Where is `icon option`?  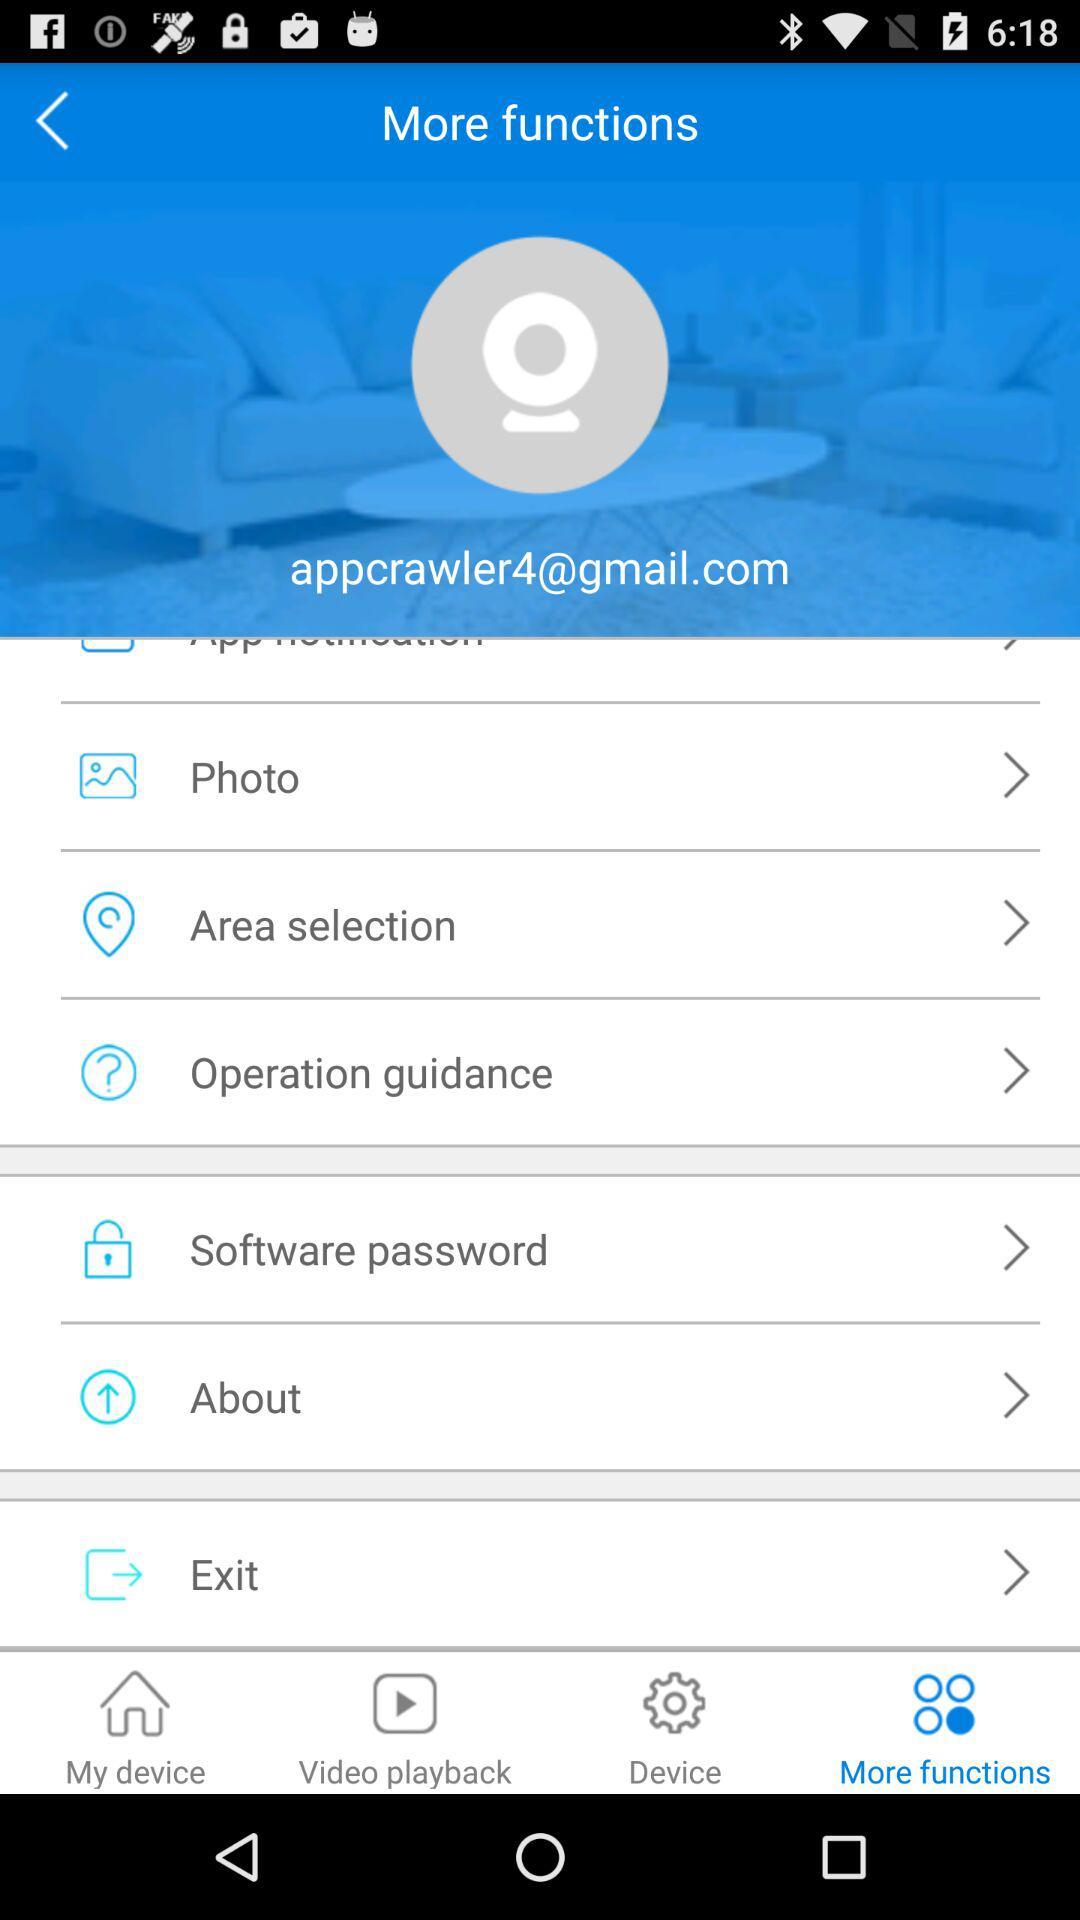 icon option is located at coordinates (540, 365).